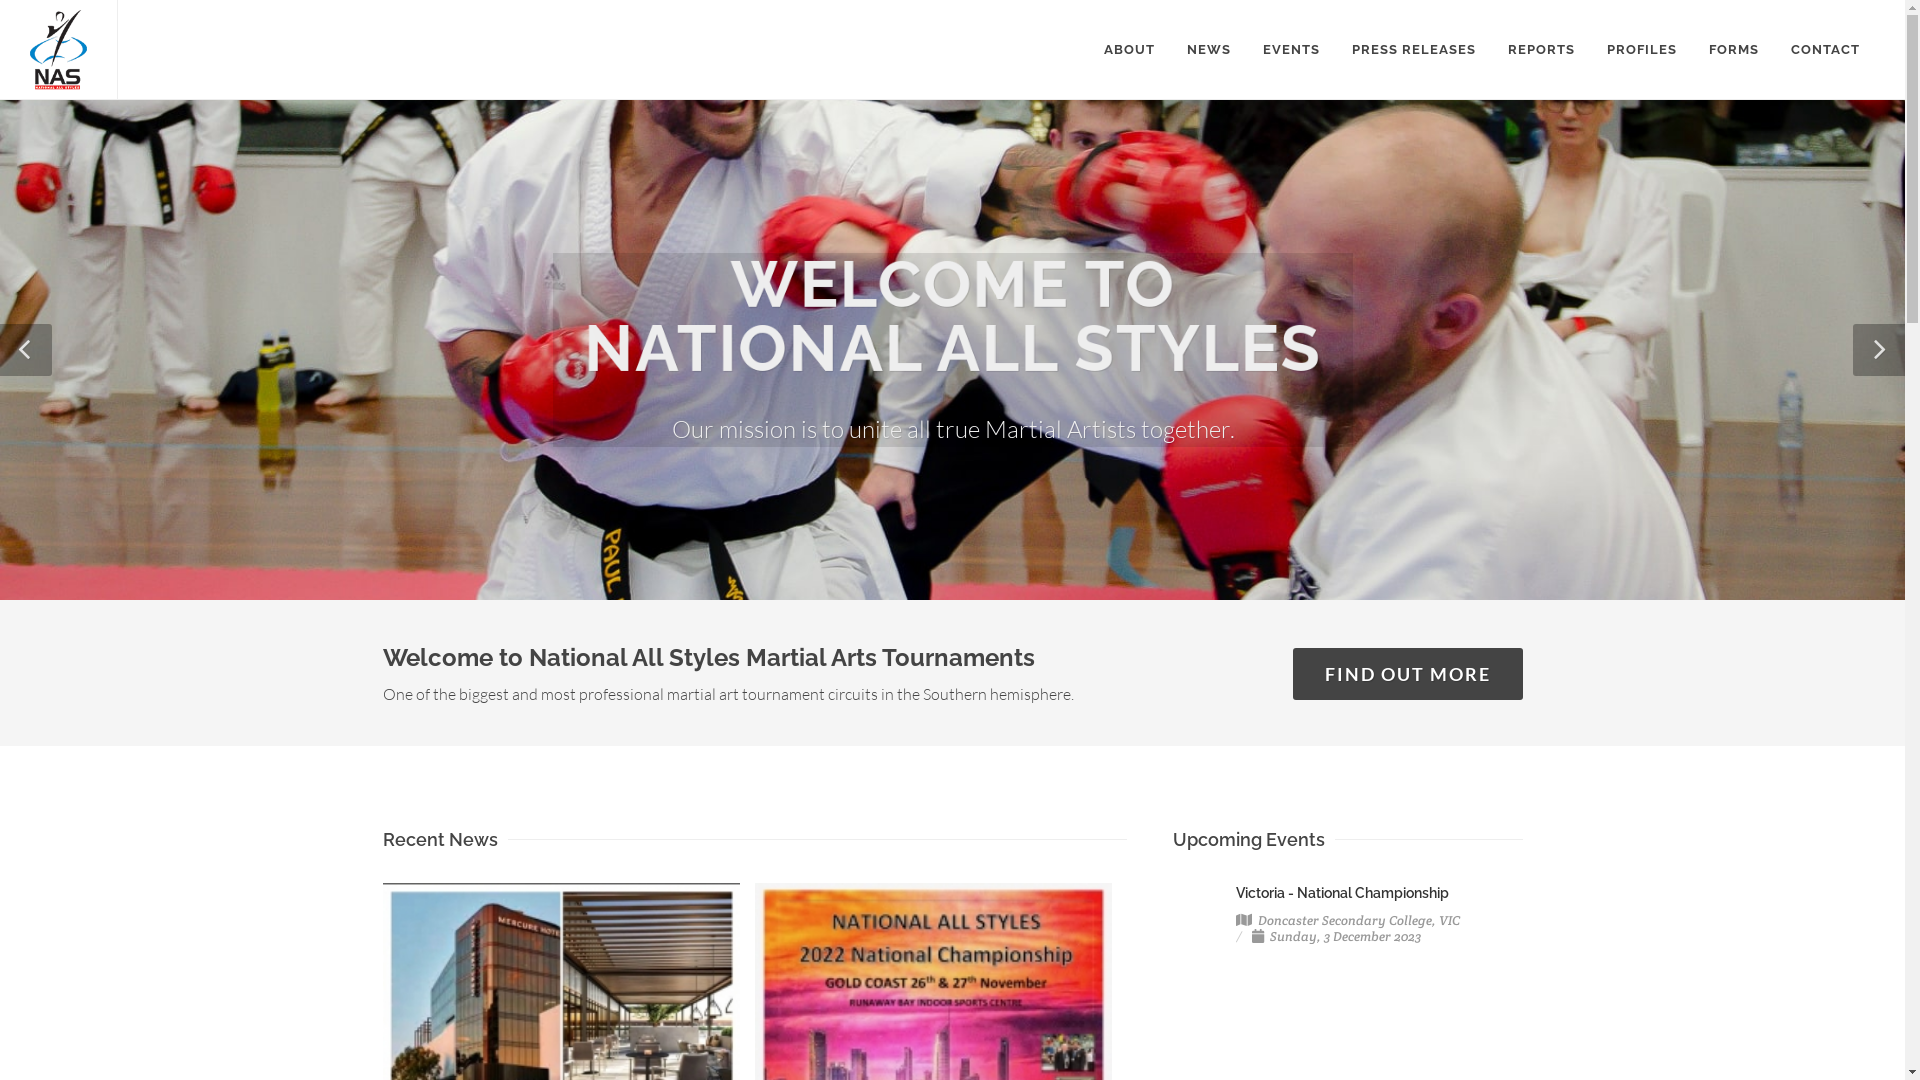 The height and width of the screenshot is (1080, 1920). Describe the element at coordinates (1405, 674) in the screenshot. I see `'FIND OUT MORE'` at that location.